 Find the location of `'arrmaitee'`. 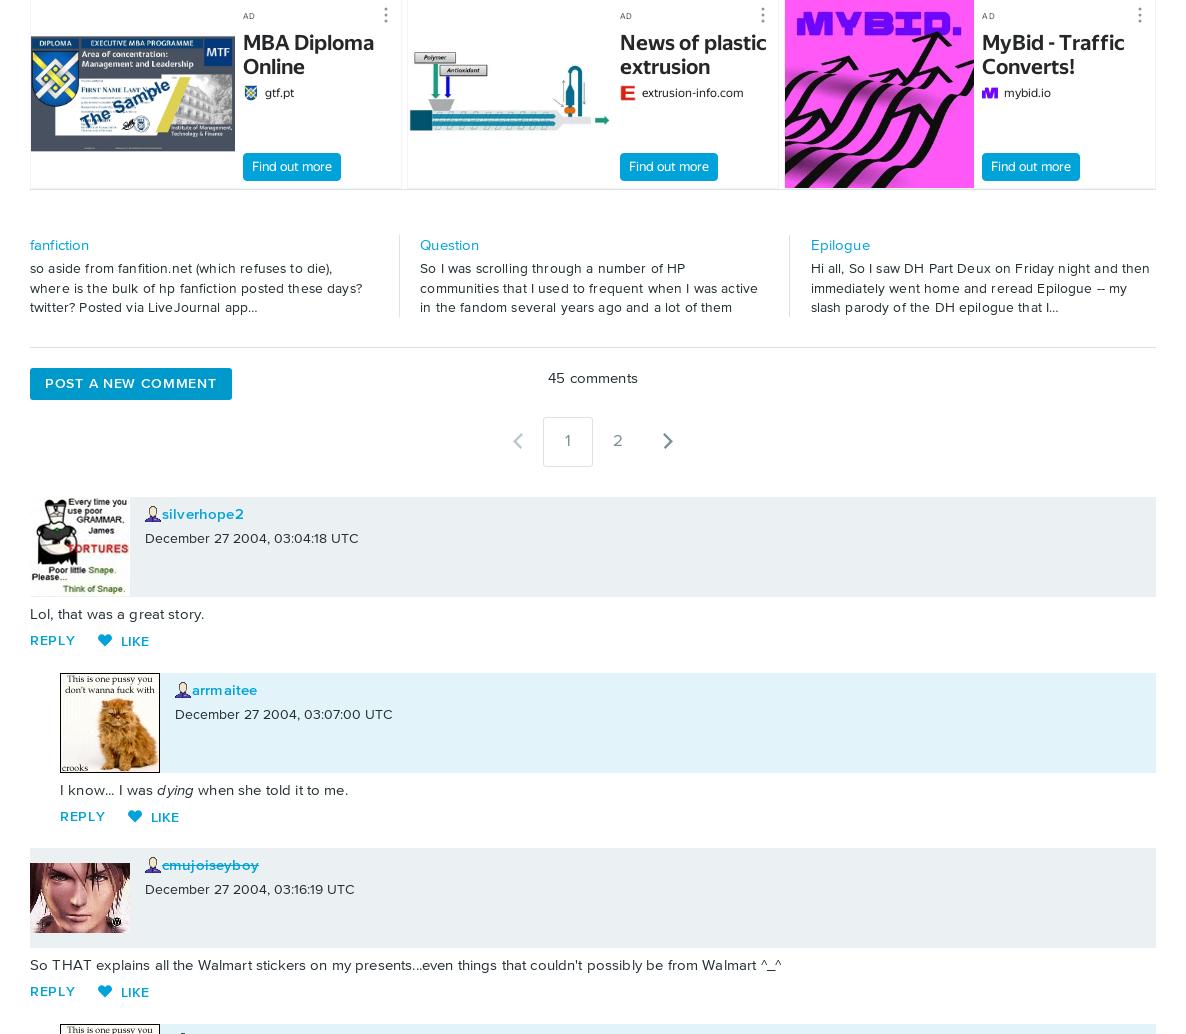

'arrmaitee' is located at coordinates (224, 689).